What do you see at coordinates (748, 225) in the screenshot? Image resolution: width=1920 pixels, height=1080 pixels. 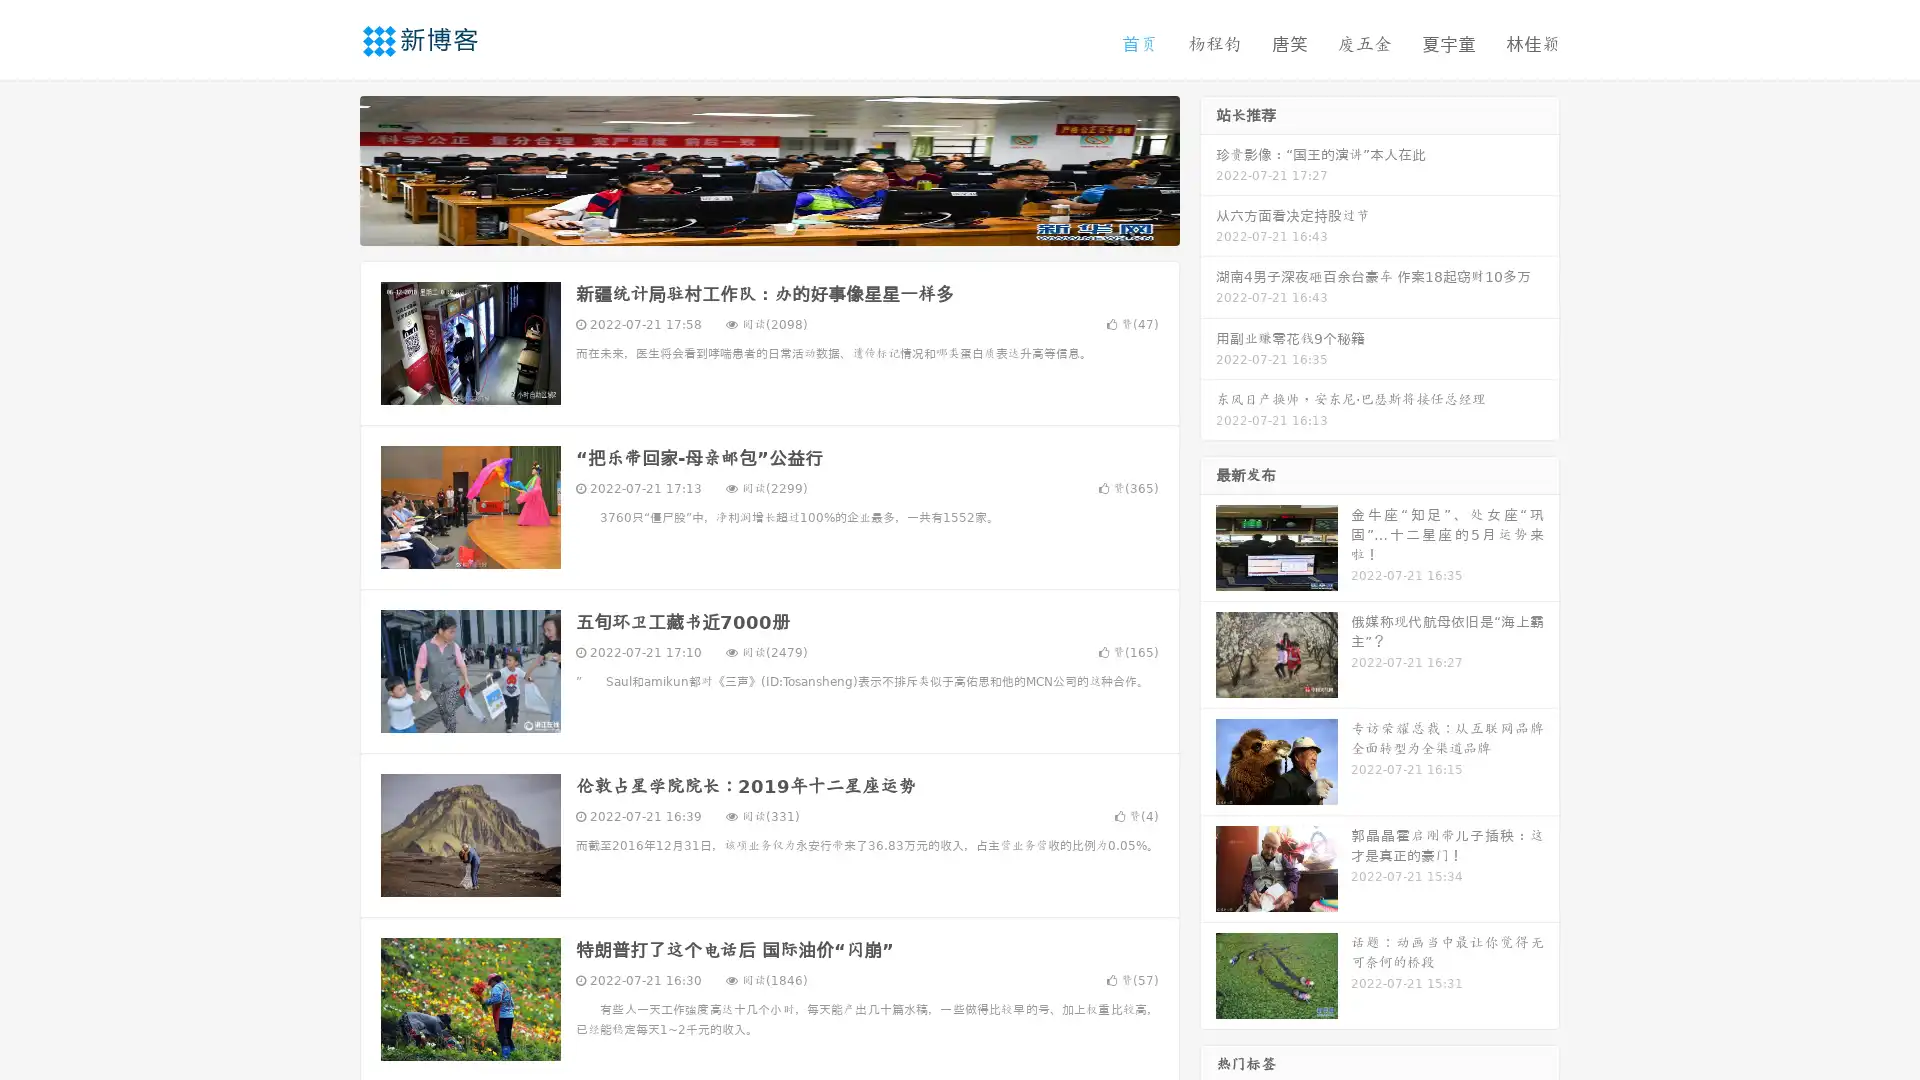 I see `Go to slide 1` at bounding box center [748, 225].